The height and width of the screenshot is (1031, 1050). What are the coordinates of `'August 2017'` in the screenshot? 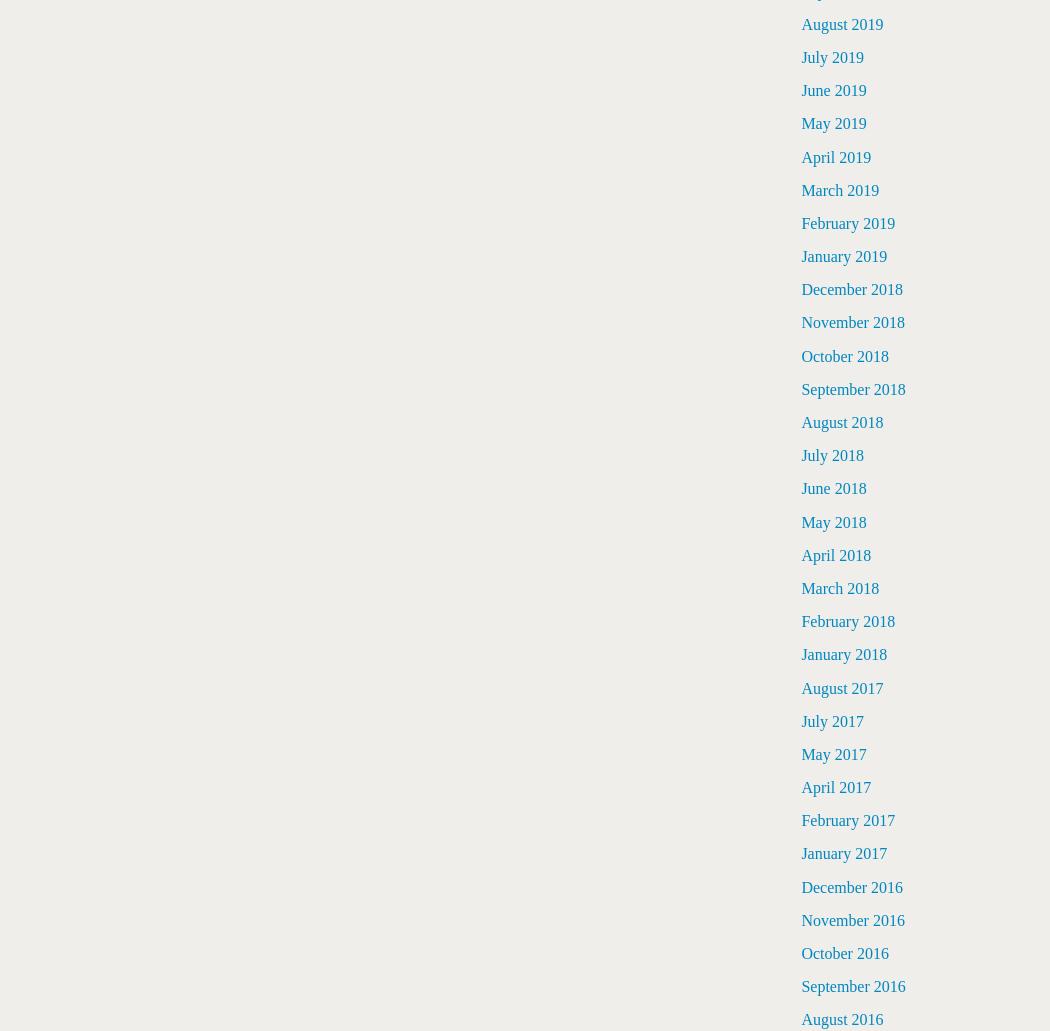 It's located at (841, 687).